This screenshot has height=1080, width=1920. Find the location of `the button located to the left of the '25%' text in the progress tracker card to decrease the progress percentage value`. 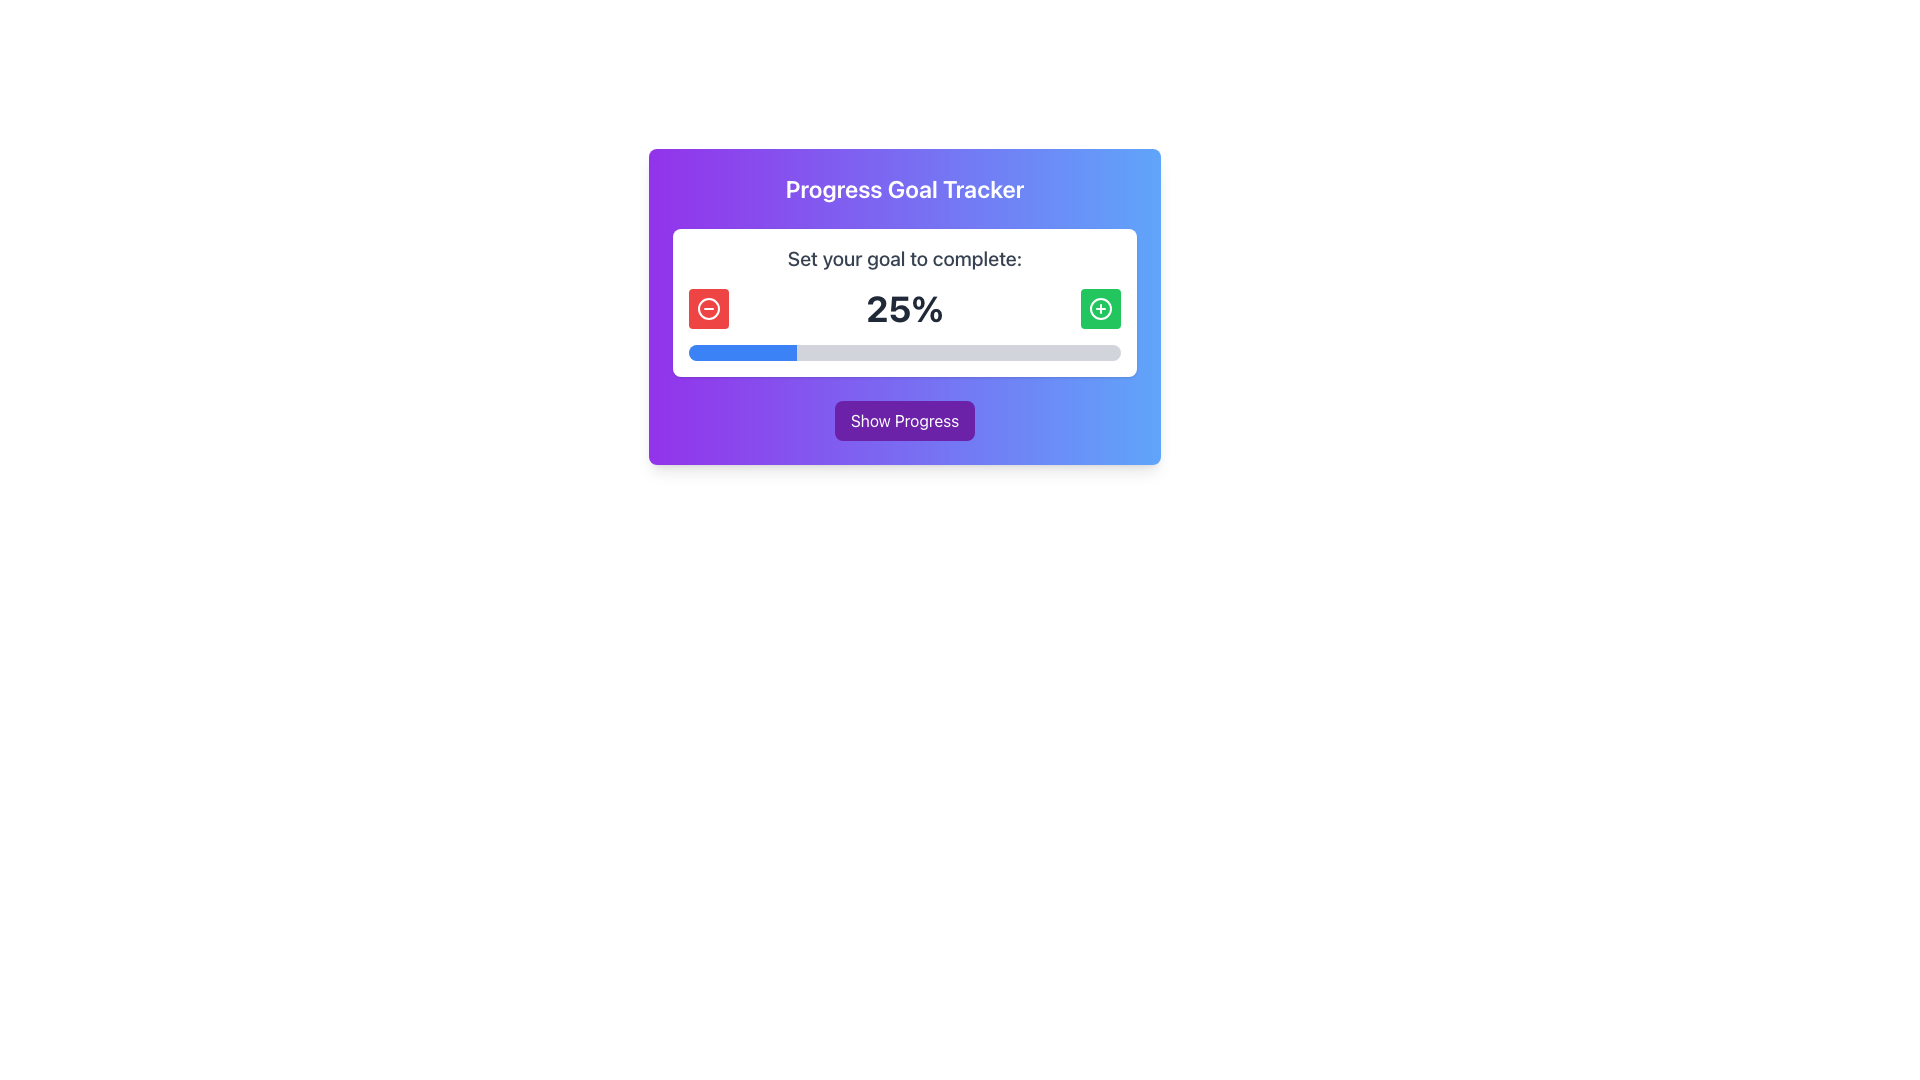

the button located to the left of the '25%' text in the progress tracker card to decrease the progress percentage value is located at coordinates (709, 308).